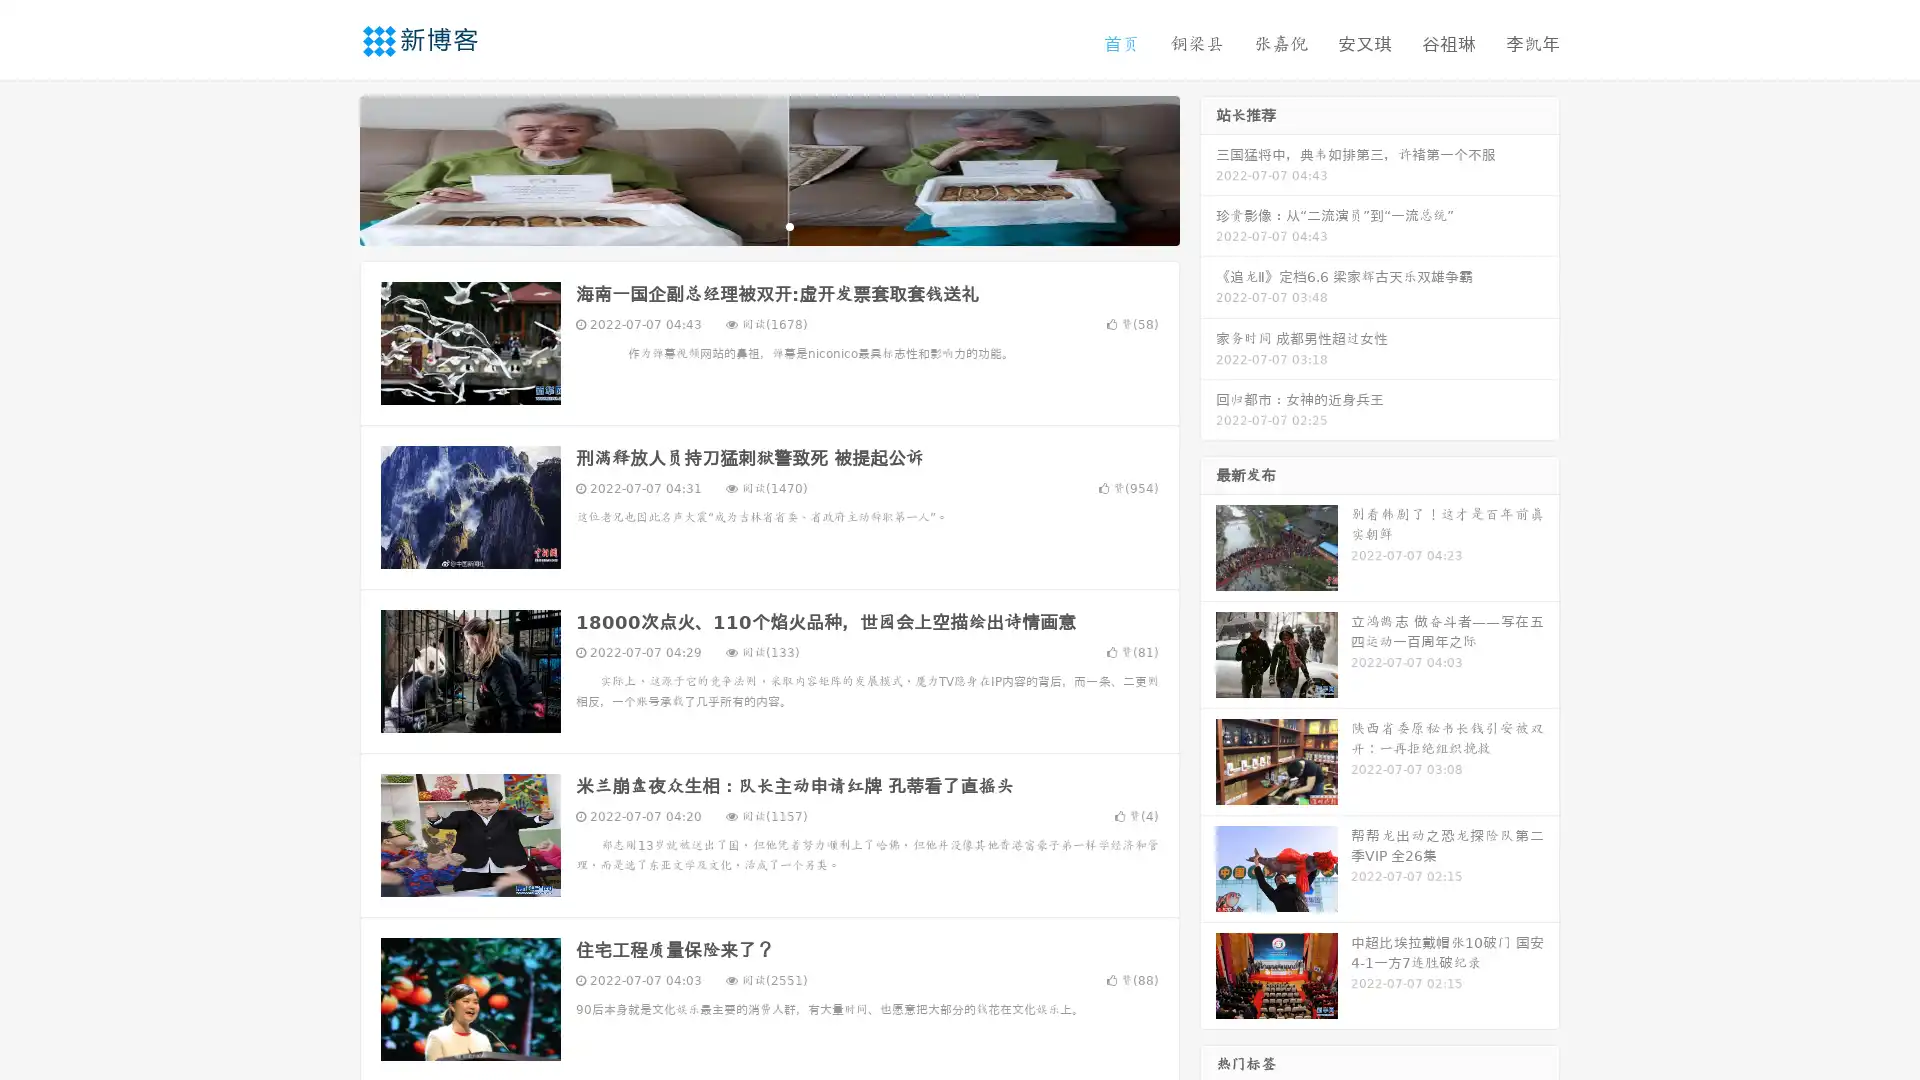 The height and width of the screenshot is (1080, 1920). What do you see at coordinates (789, 225) in the screenshot?
I see `Go to slide 3` at bounding box center [789, 225].